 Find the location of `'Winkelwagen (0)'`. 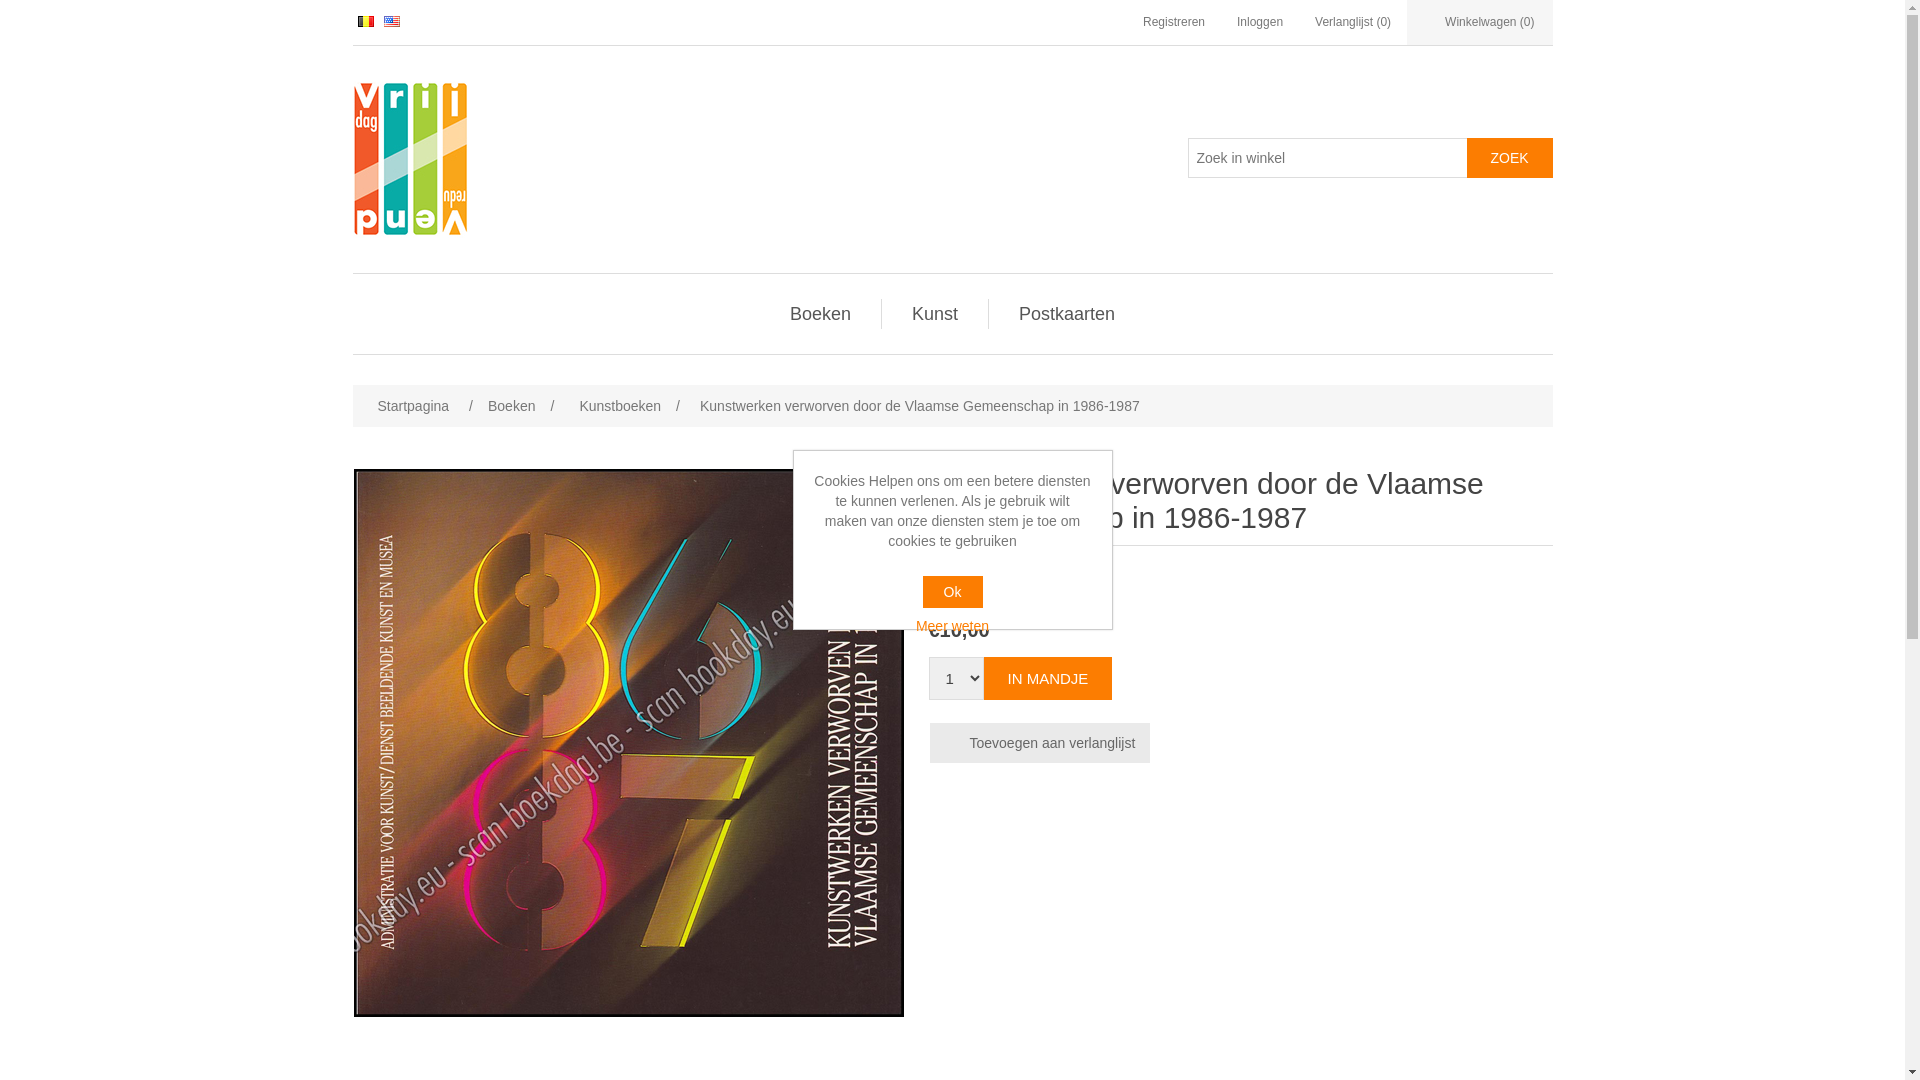

'Winkelwagen (0)' is located at coordinates (1479, 22).